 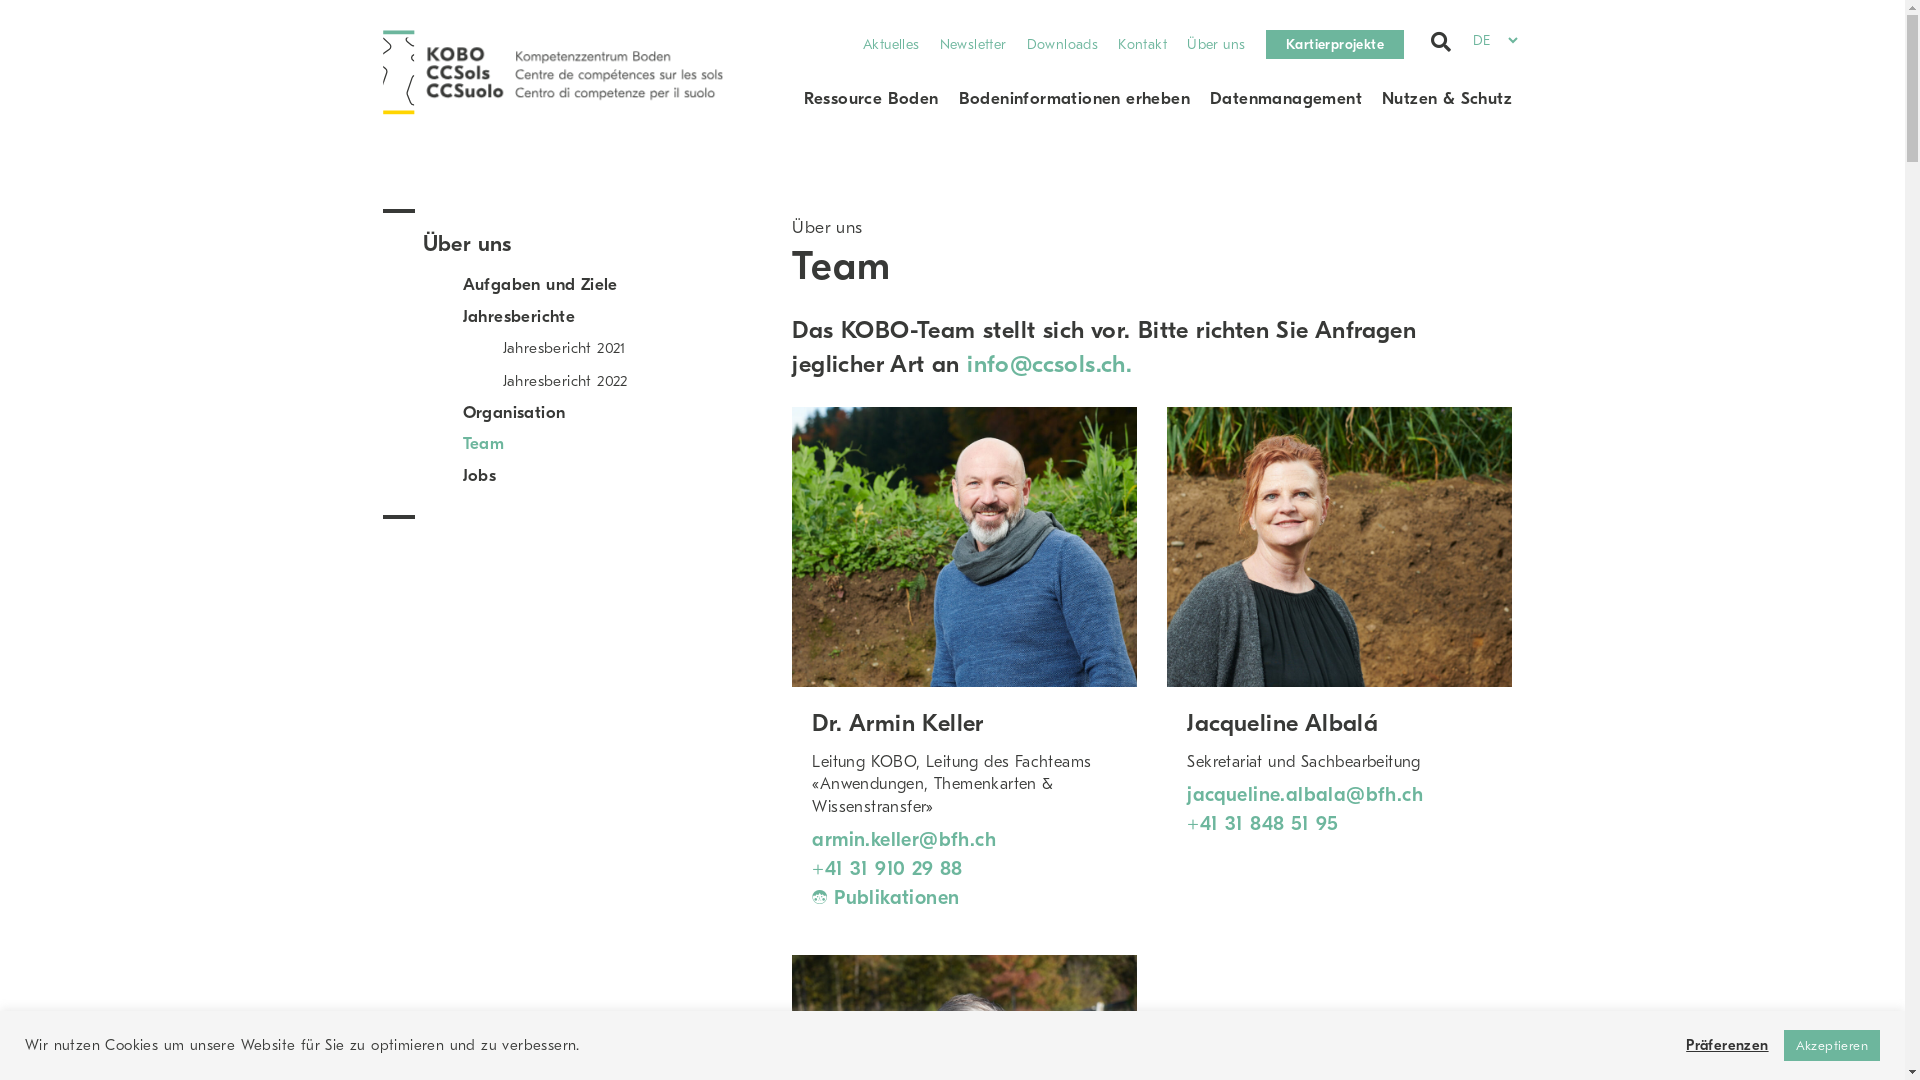 What do you see at coordinates (973, 43) in the screenshot?
I see `'Newsletter'` at bounding box center [973, 43].